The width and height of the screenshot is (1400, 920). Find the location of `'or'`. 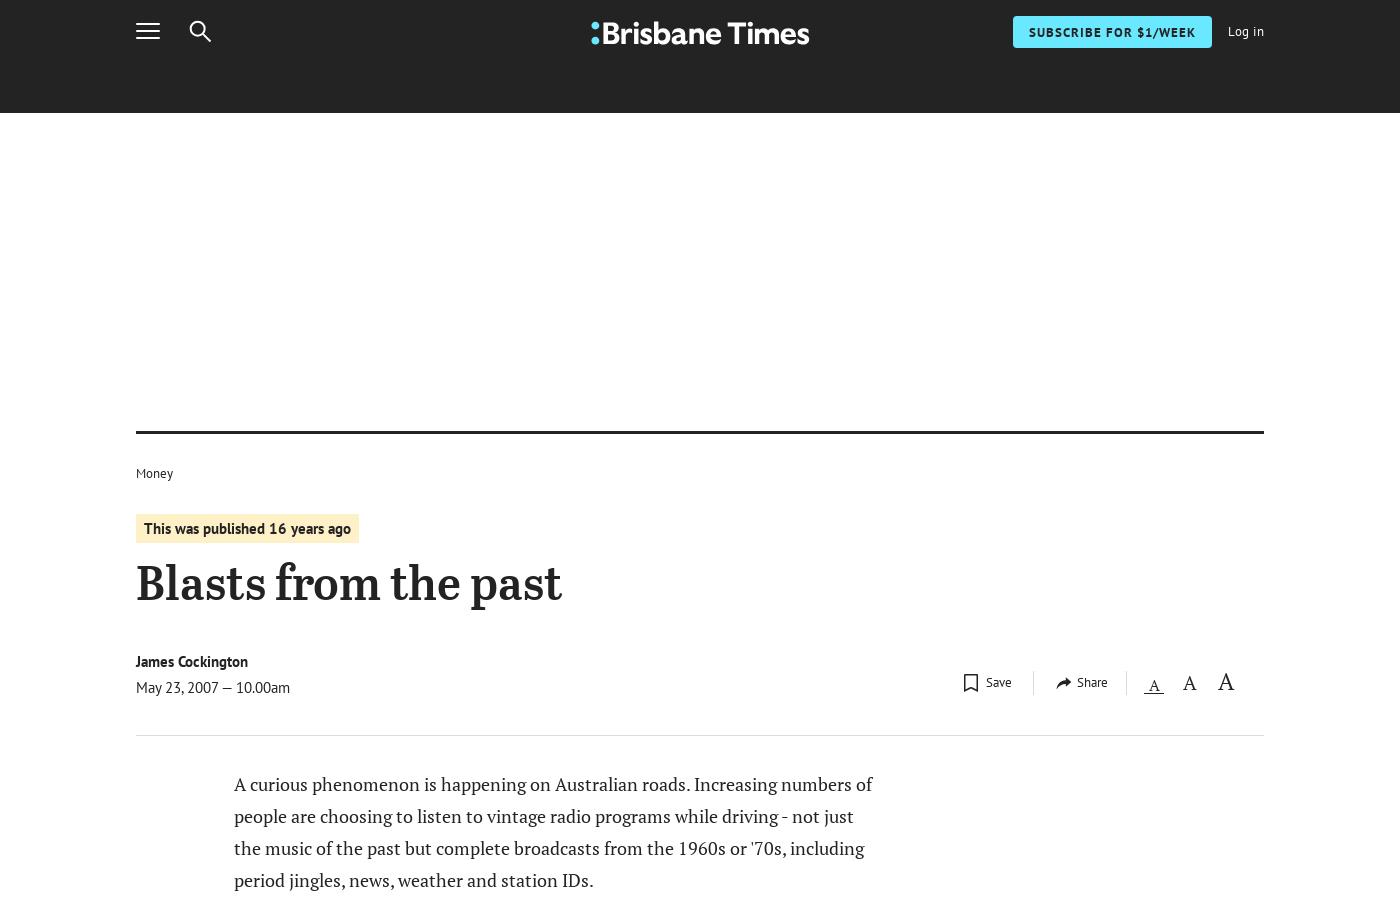

'or' is located at coordinates (1076, 603).